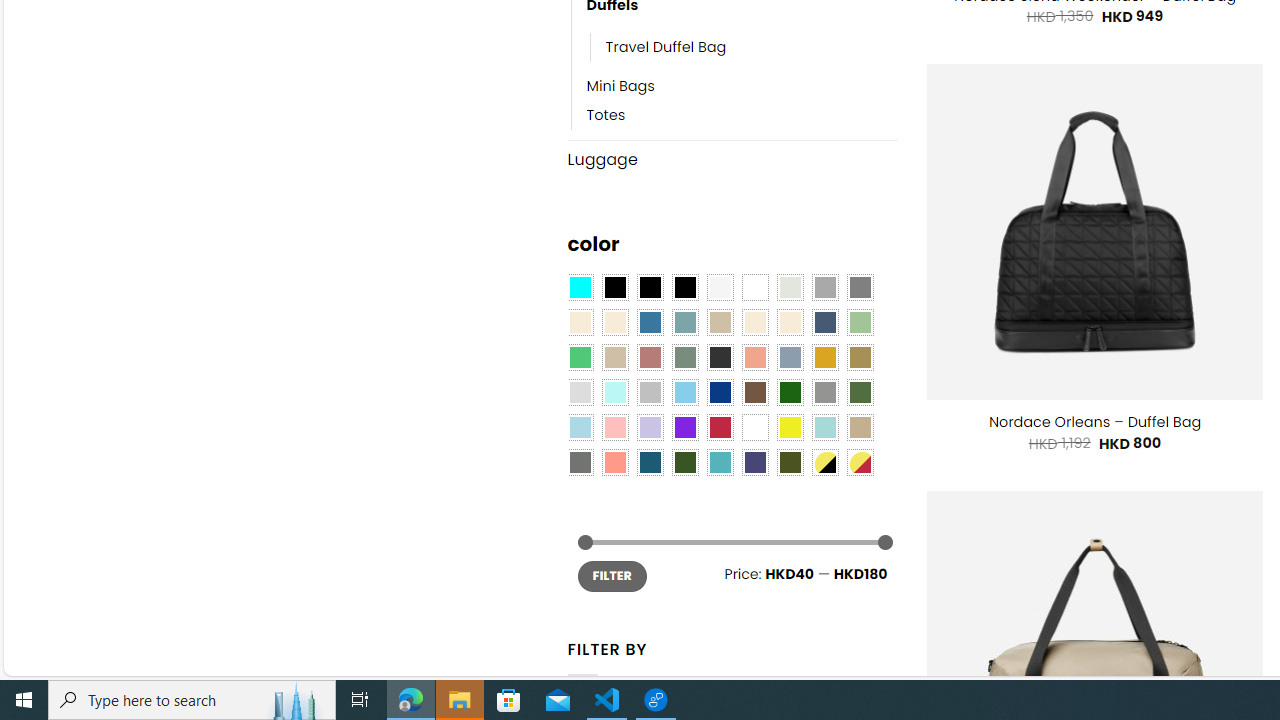 This screenshot has width=1280, height=720. What do you see at coordinates (650, 356) in the screenshot?
I see `'Rose'` at bounding box center [650, 356].